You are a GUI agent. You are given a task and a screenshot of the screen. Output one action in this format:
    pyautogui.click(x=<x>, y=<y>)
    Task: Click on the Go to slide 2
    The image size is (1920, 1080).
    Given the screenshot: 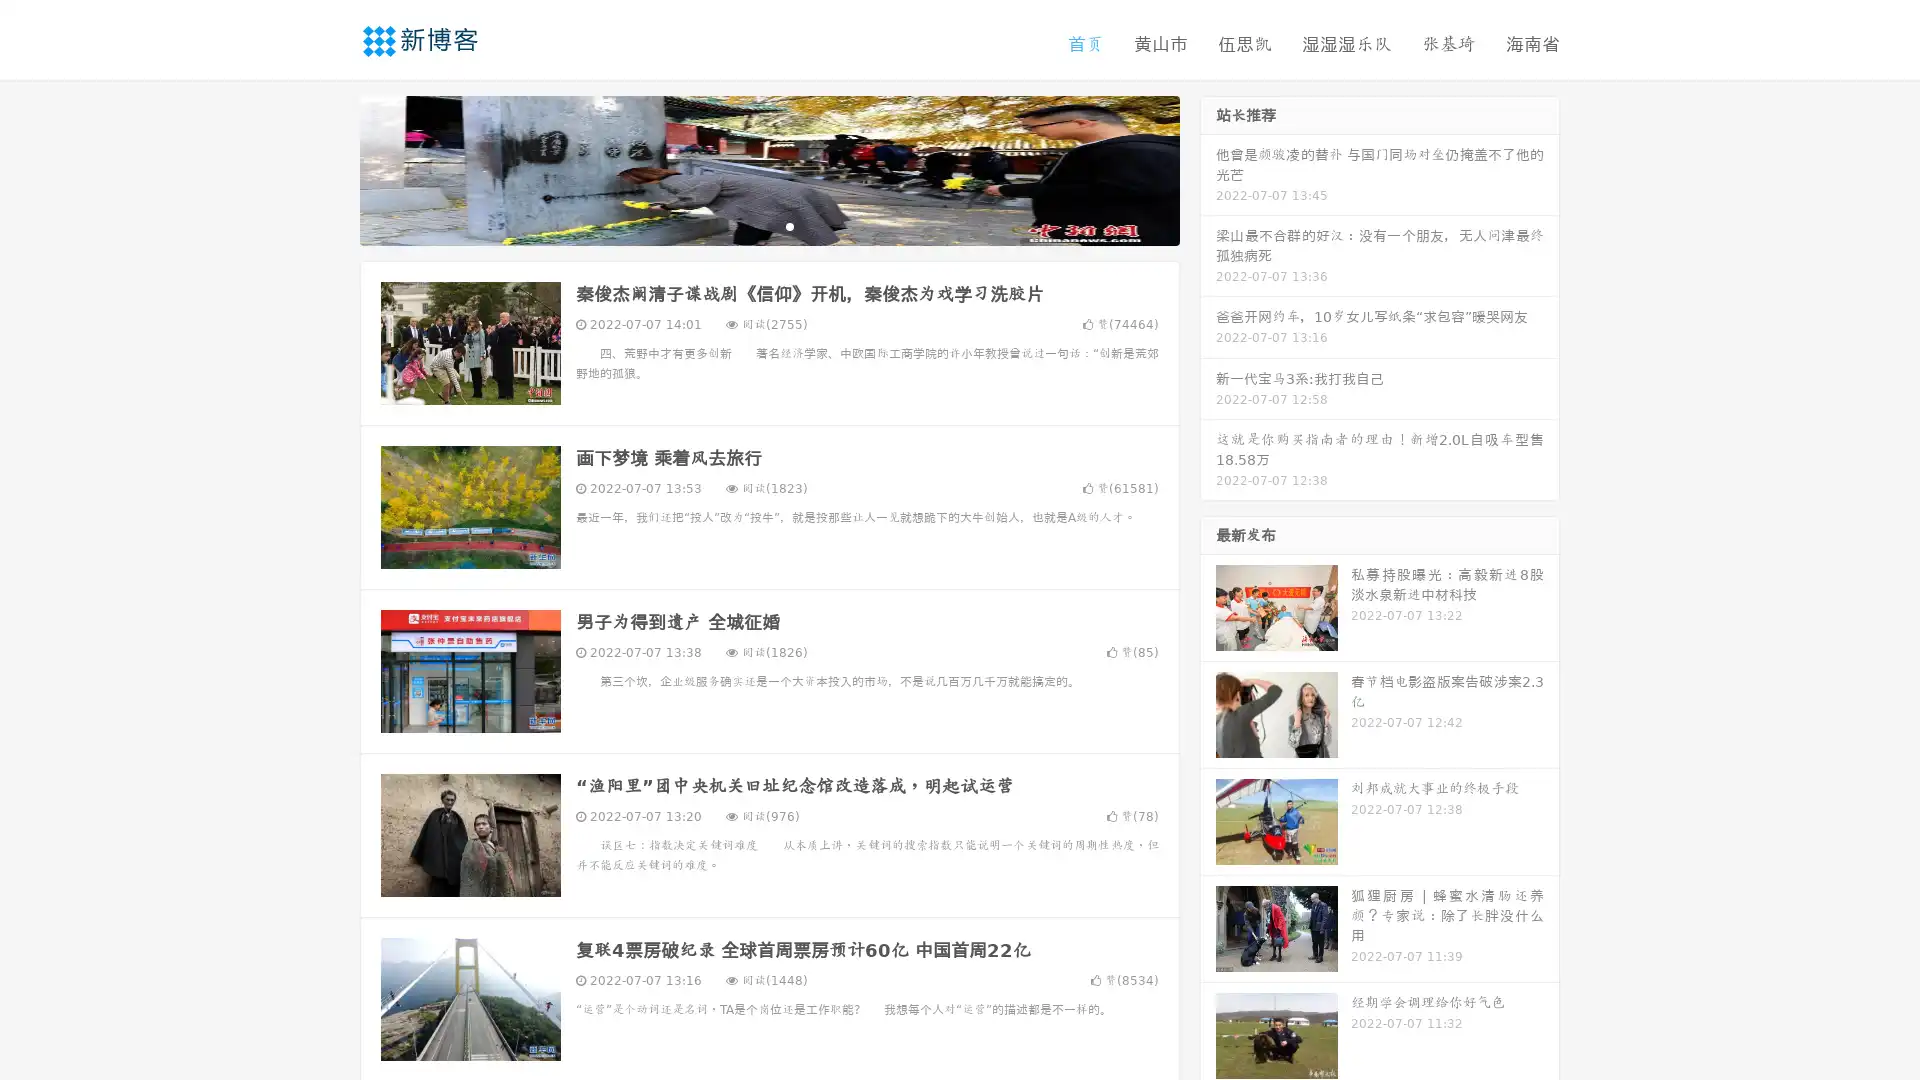 What is the action you would take?
    pyautogui.click(x=768, y=225)
    